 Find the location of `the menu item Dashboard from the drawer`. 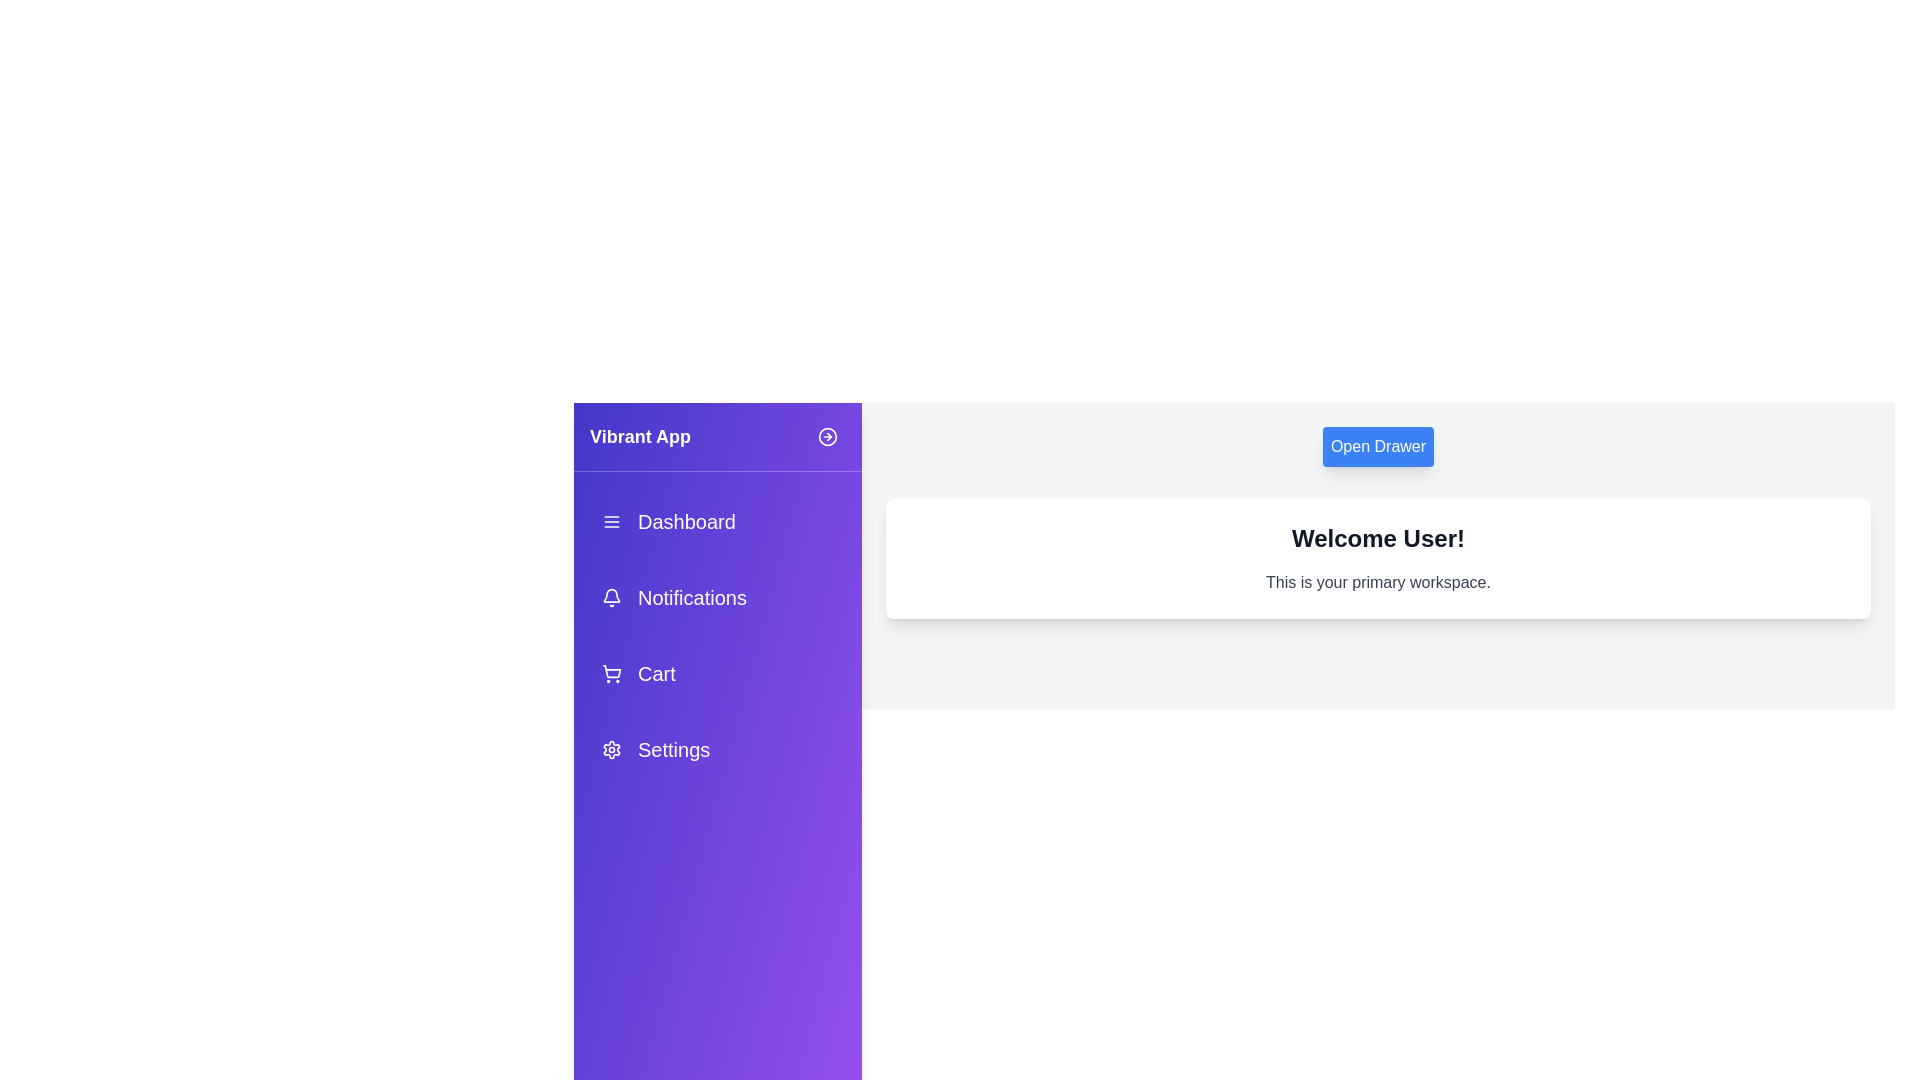

the menu item Dashboard from the drawer is located at coordinates (718, 520).